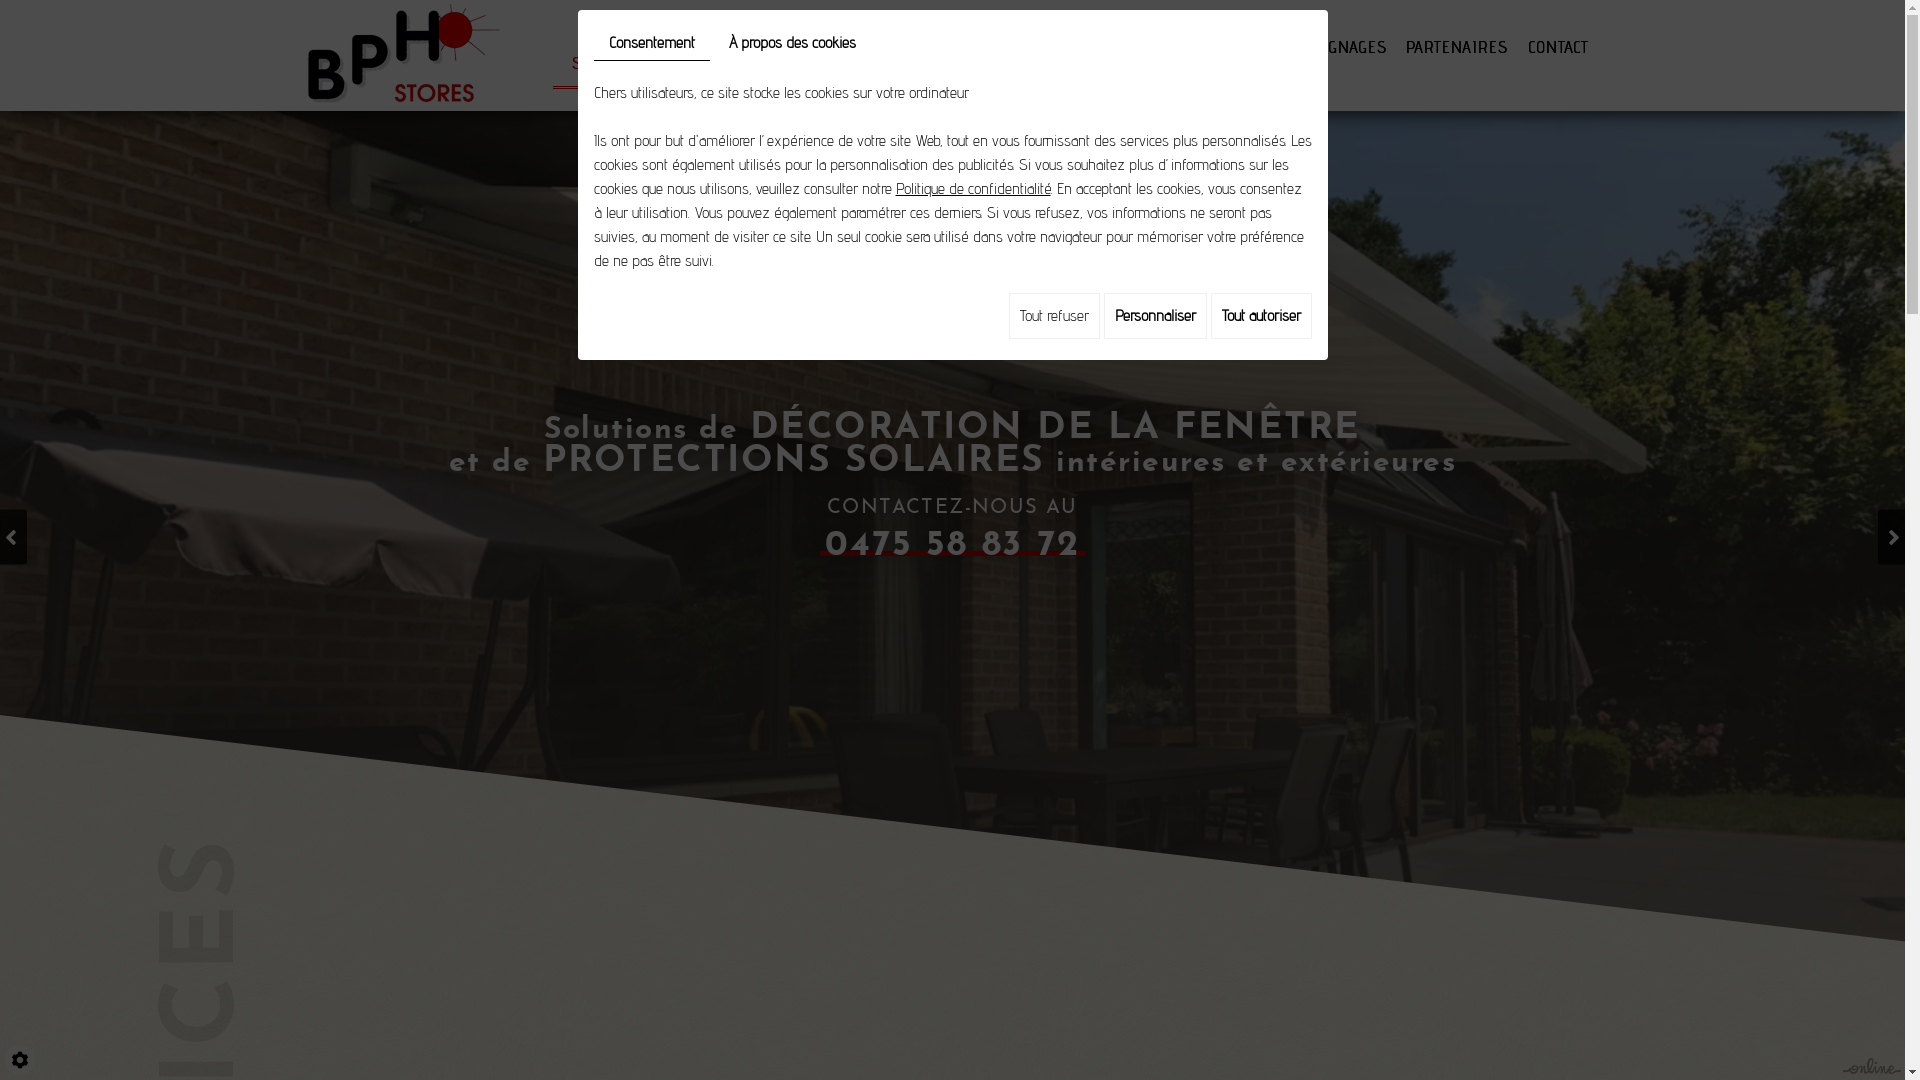 This screenshot has height=1080, width=1920. I want to click on 'Tout refuser', so click(1052, 315).